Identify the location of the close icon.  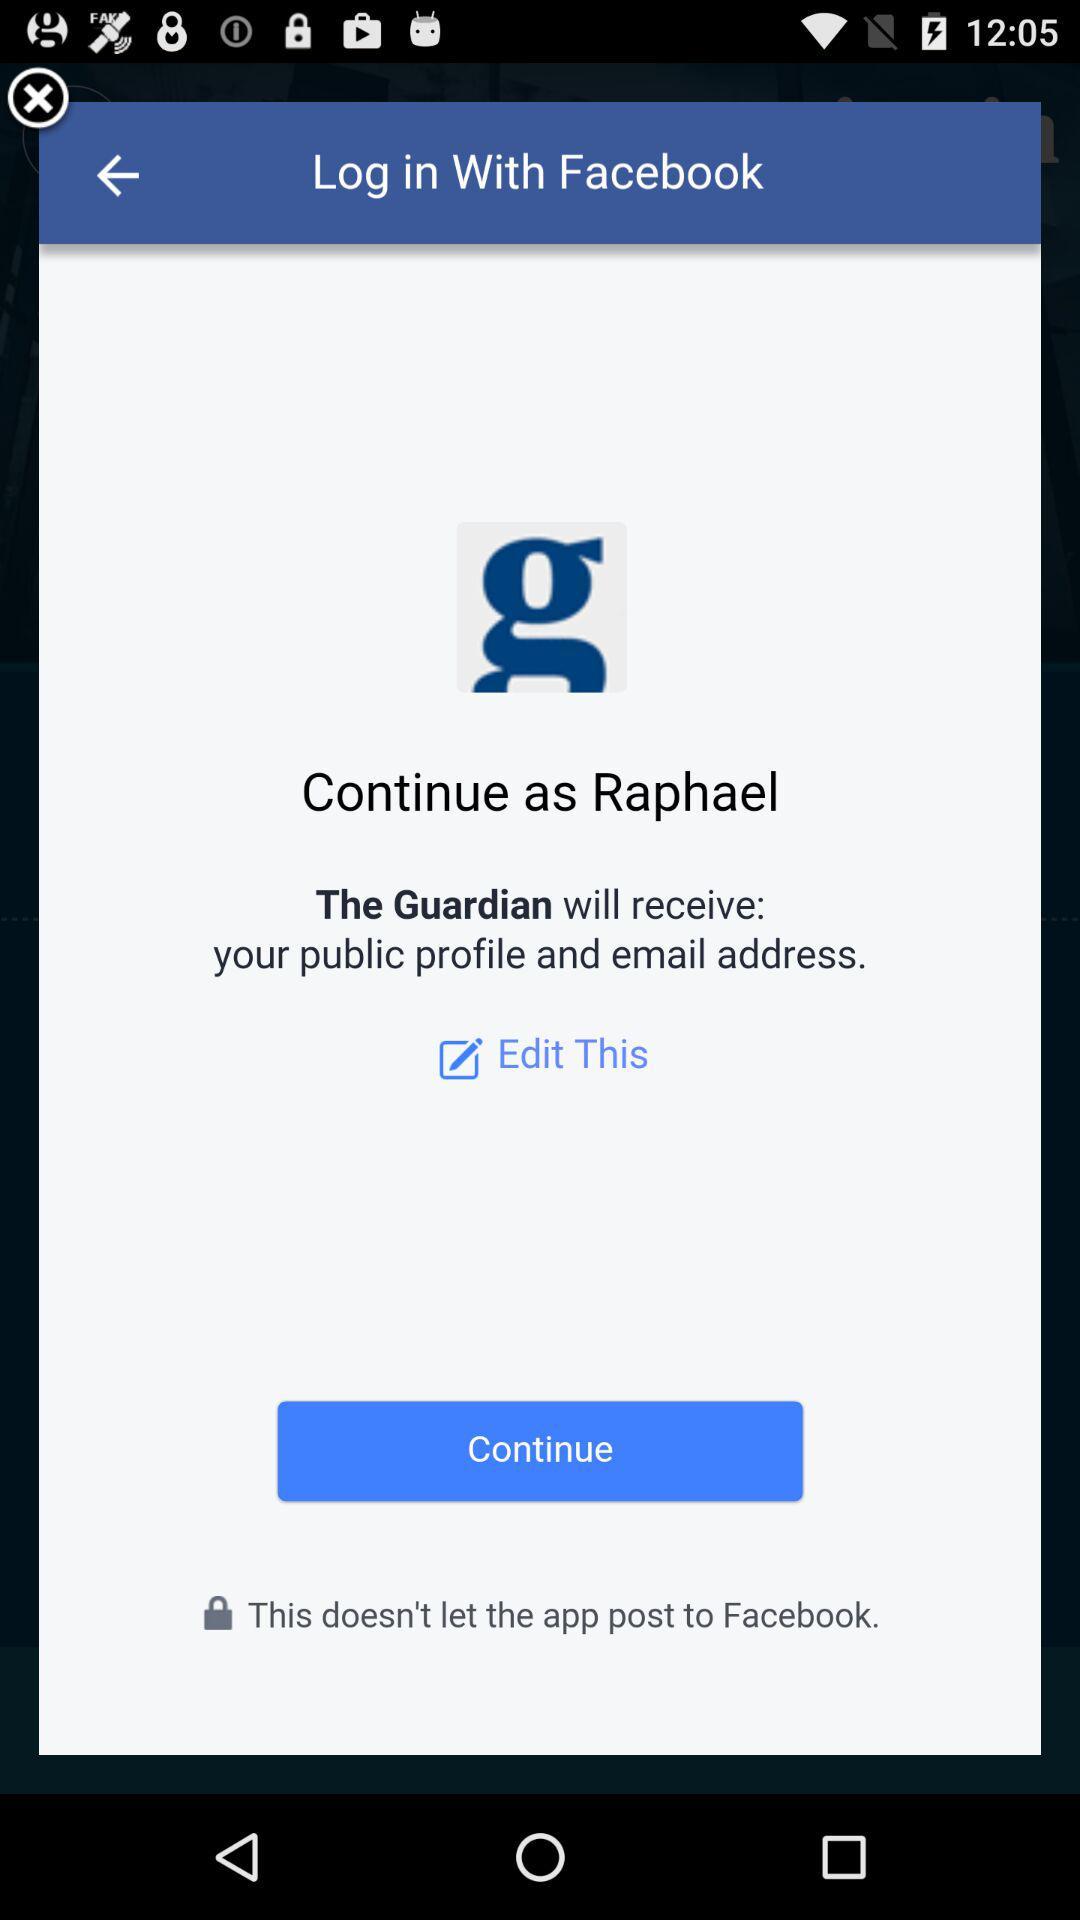
(38, 107).